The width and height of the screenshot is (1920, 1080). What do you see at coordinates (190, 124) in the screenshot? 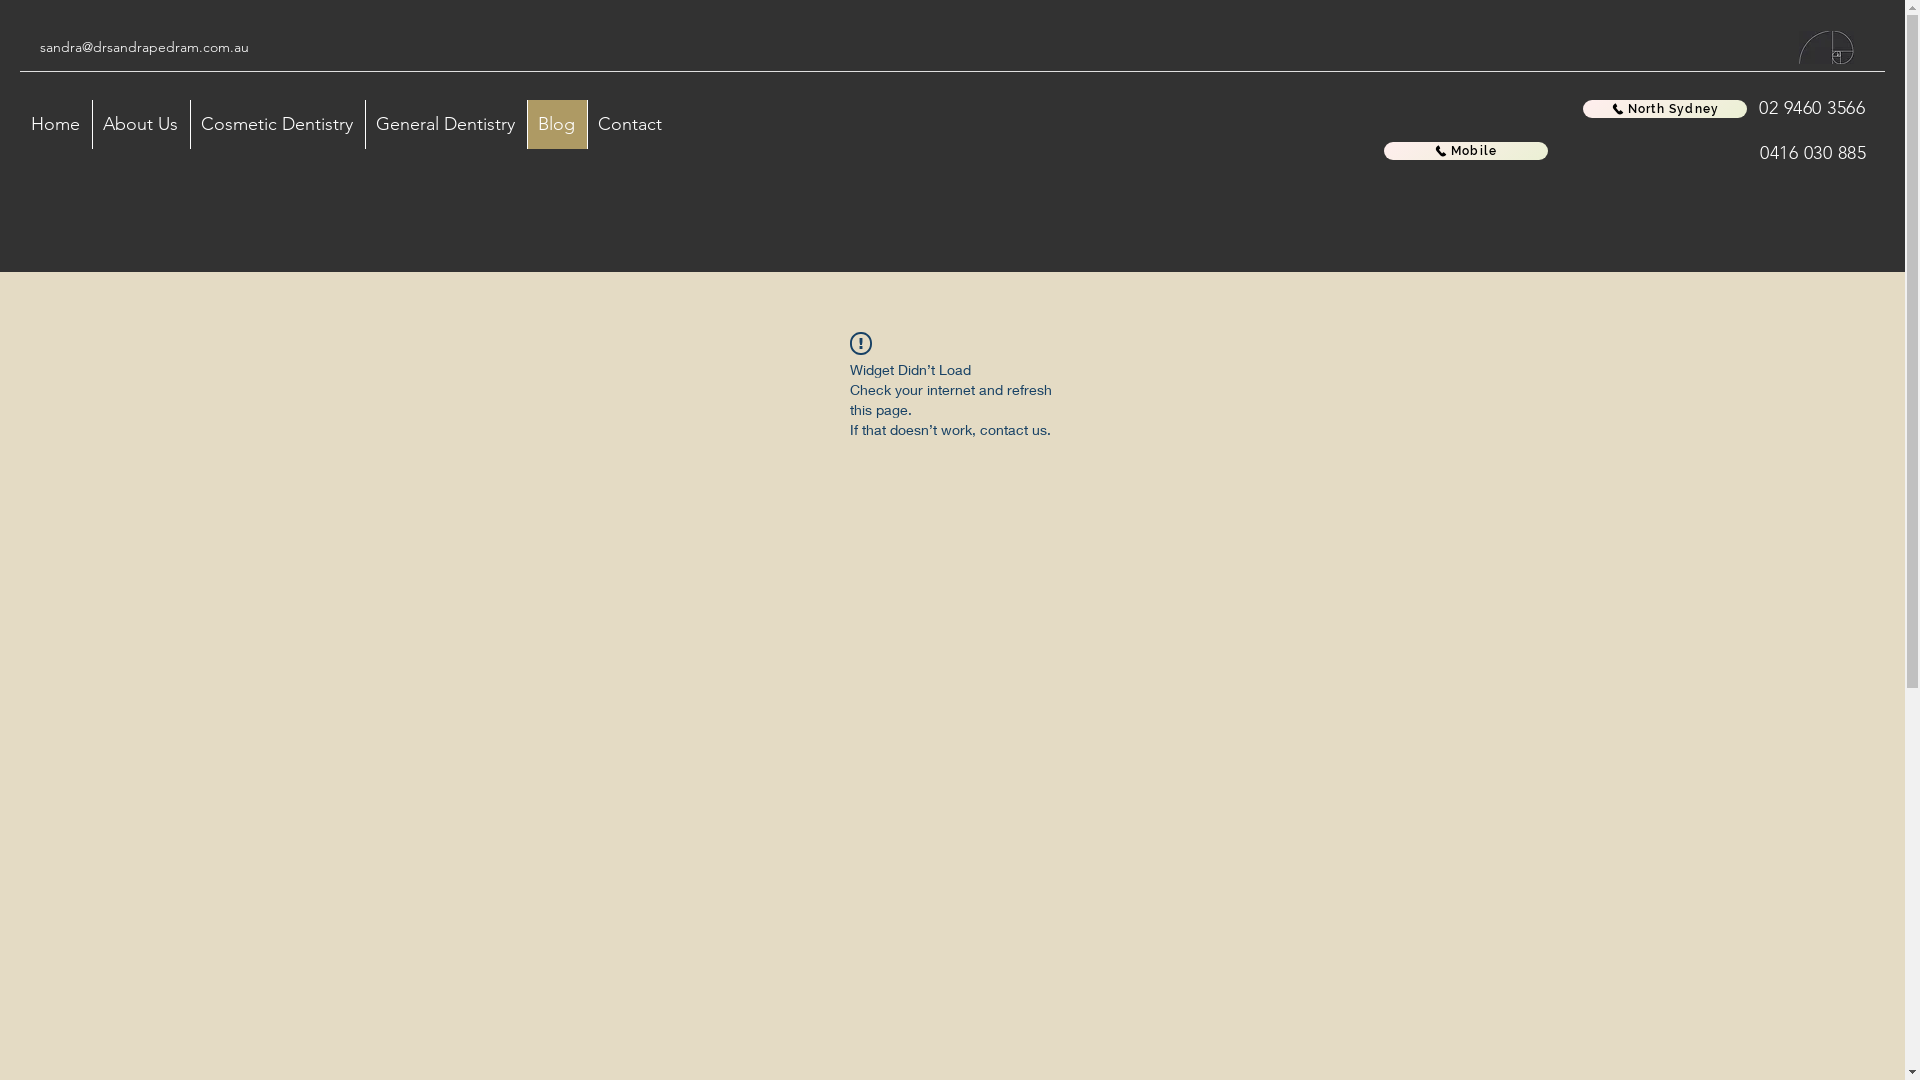
I see `'Cosmetic Dentistry'` at bounding box center [190, 124].